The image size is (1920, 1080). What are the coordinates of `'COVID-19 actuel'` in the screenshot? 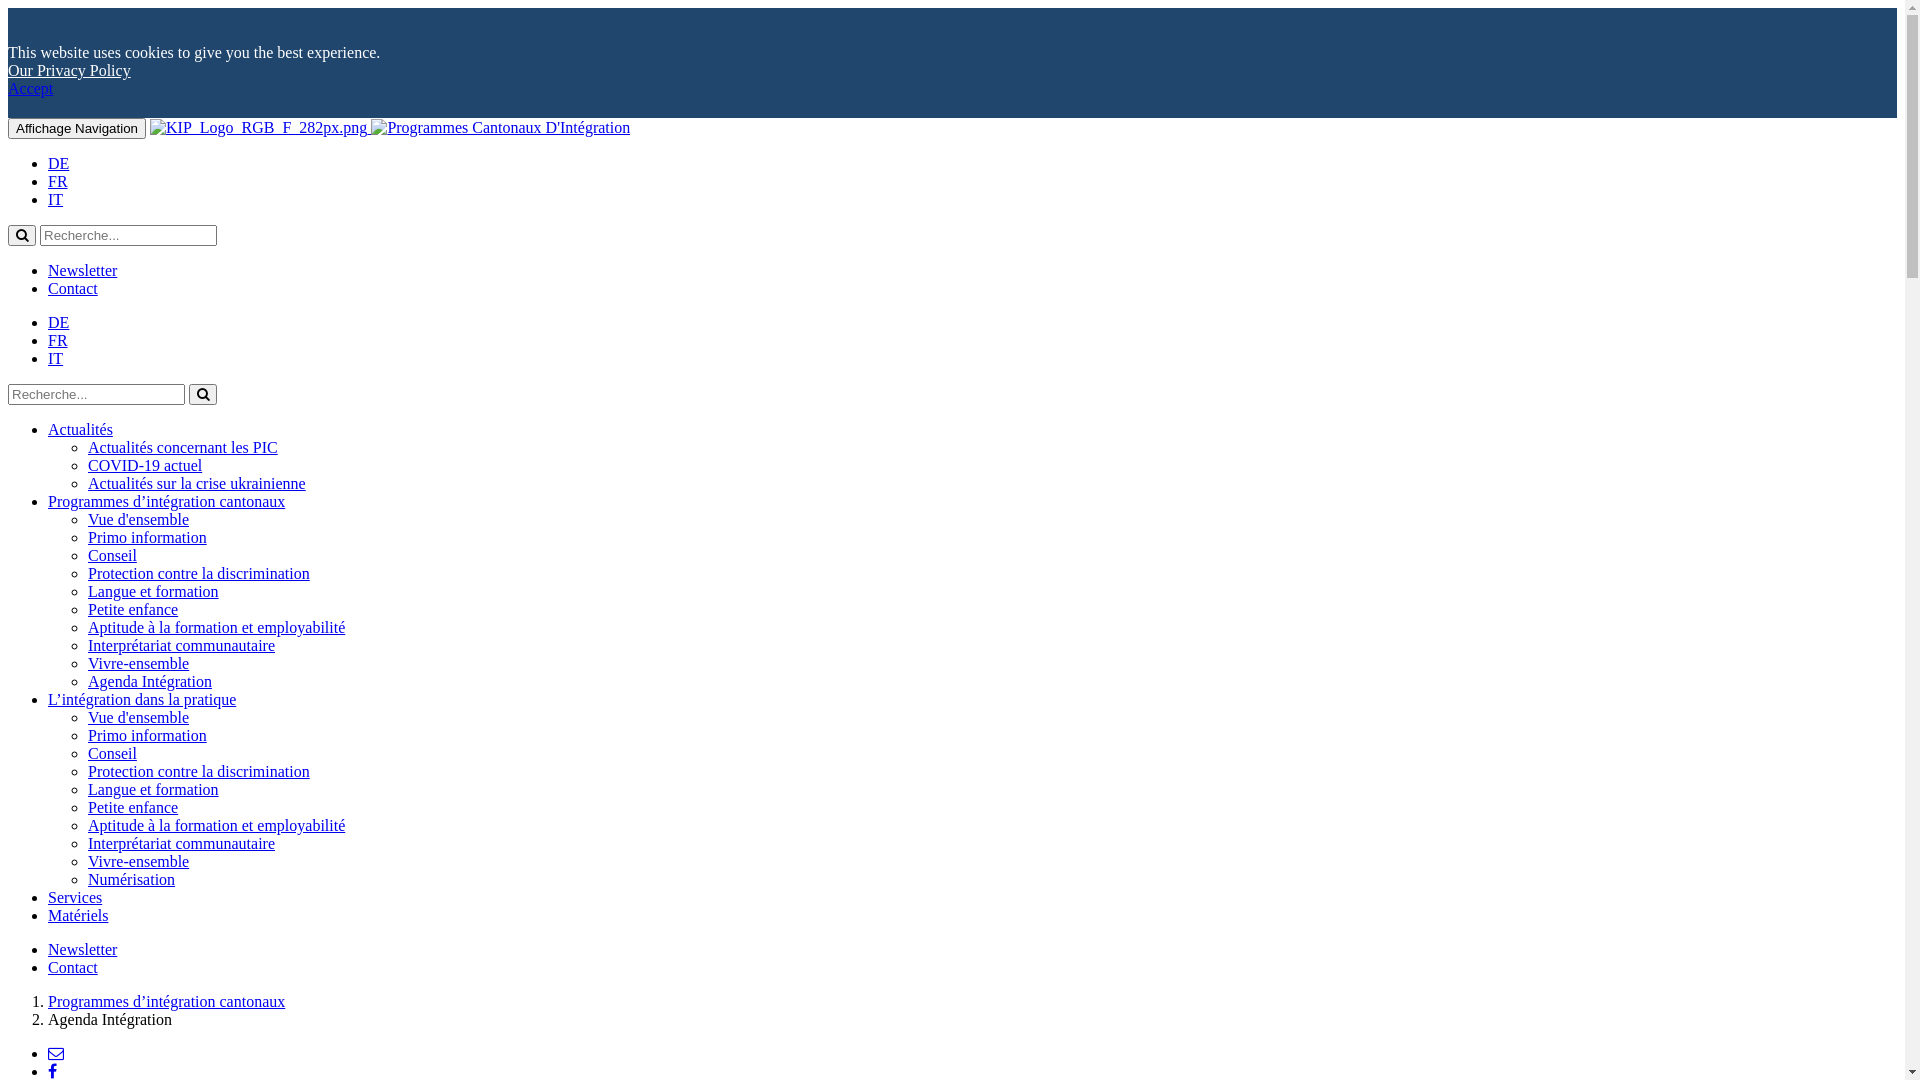 It's located at (143, 465).